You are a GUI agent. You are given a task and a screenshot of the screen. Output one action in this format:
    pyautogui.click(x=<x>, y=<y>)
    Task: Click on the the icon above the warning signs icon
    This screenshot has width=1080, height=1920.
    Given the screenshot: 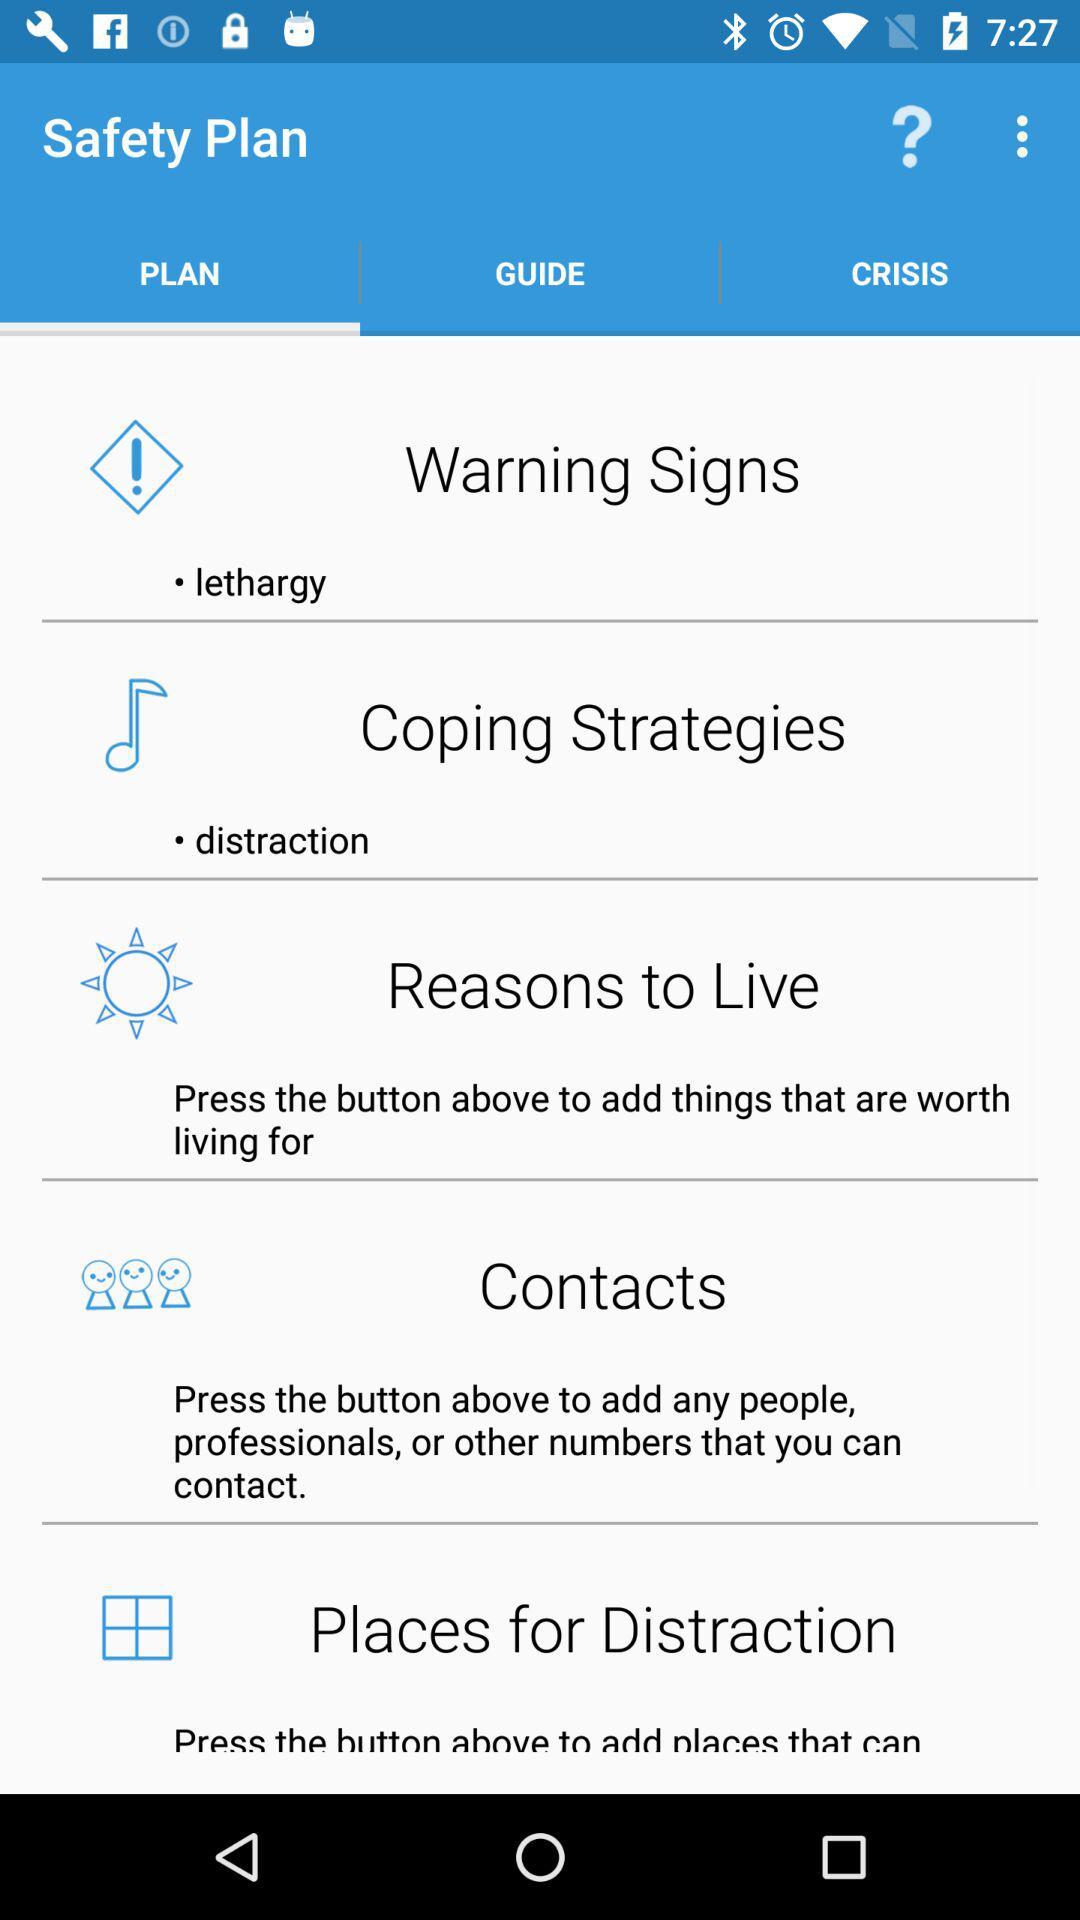 What is the action you would take?
    pyautogui.click(x=540, y=272)
    